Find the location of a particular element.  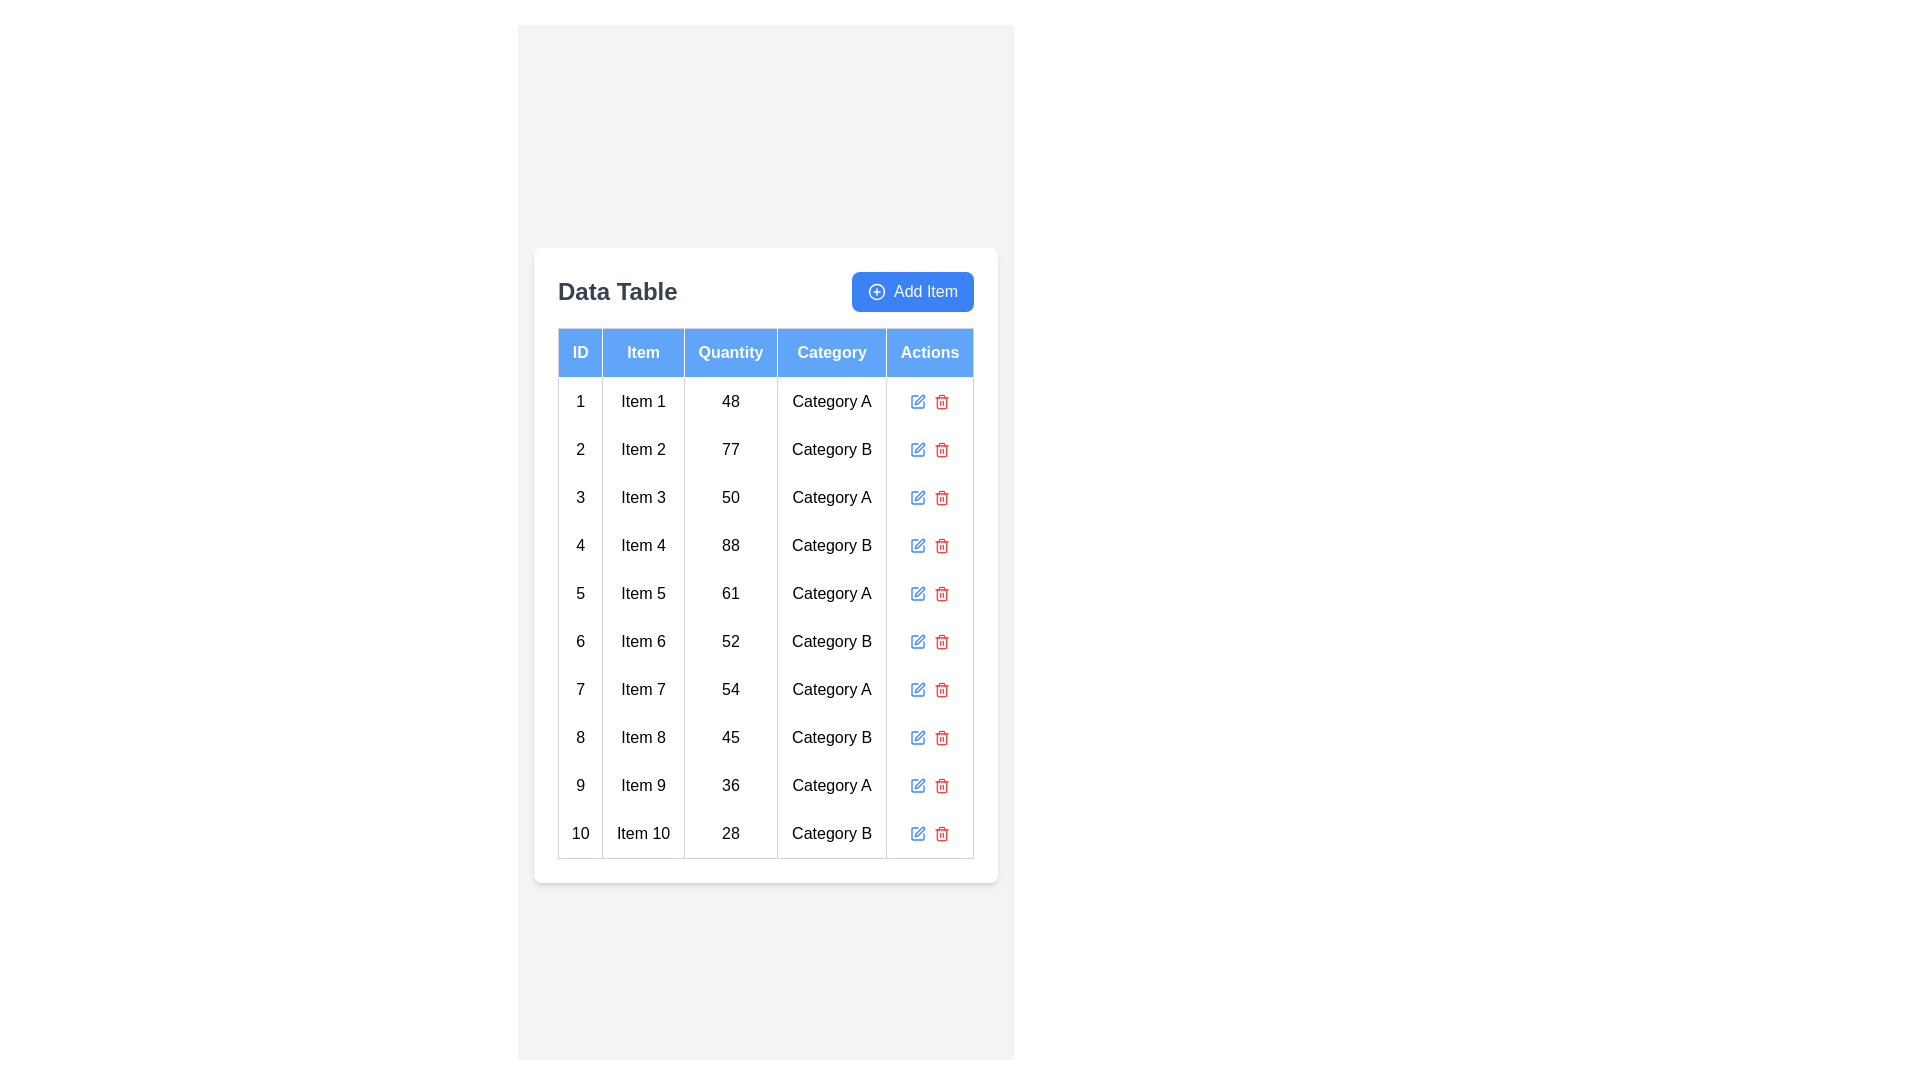

the blue pen icon button in the 'Actions' column of the table is located at coordinates (917, 592).